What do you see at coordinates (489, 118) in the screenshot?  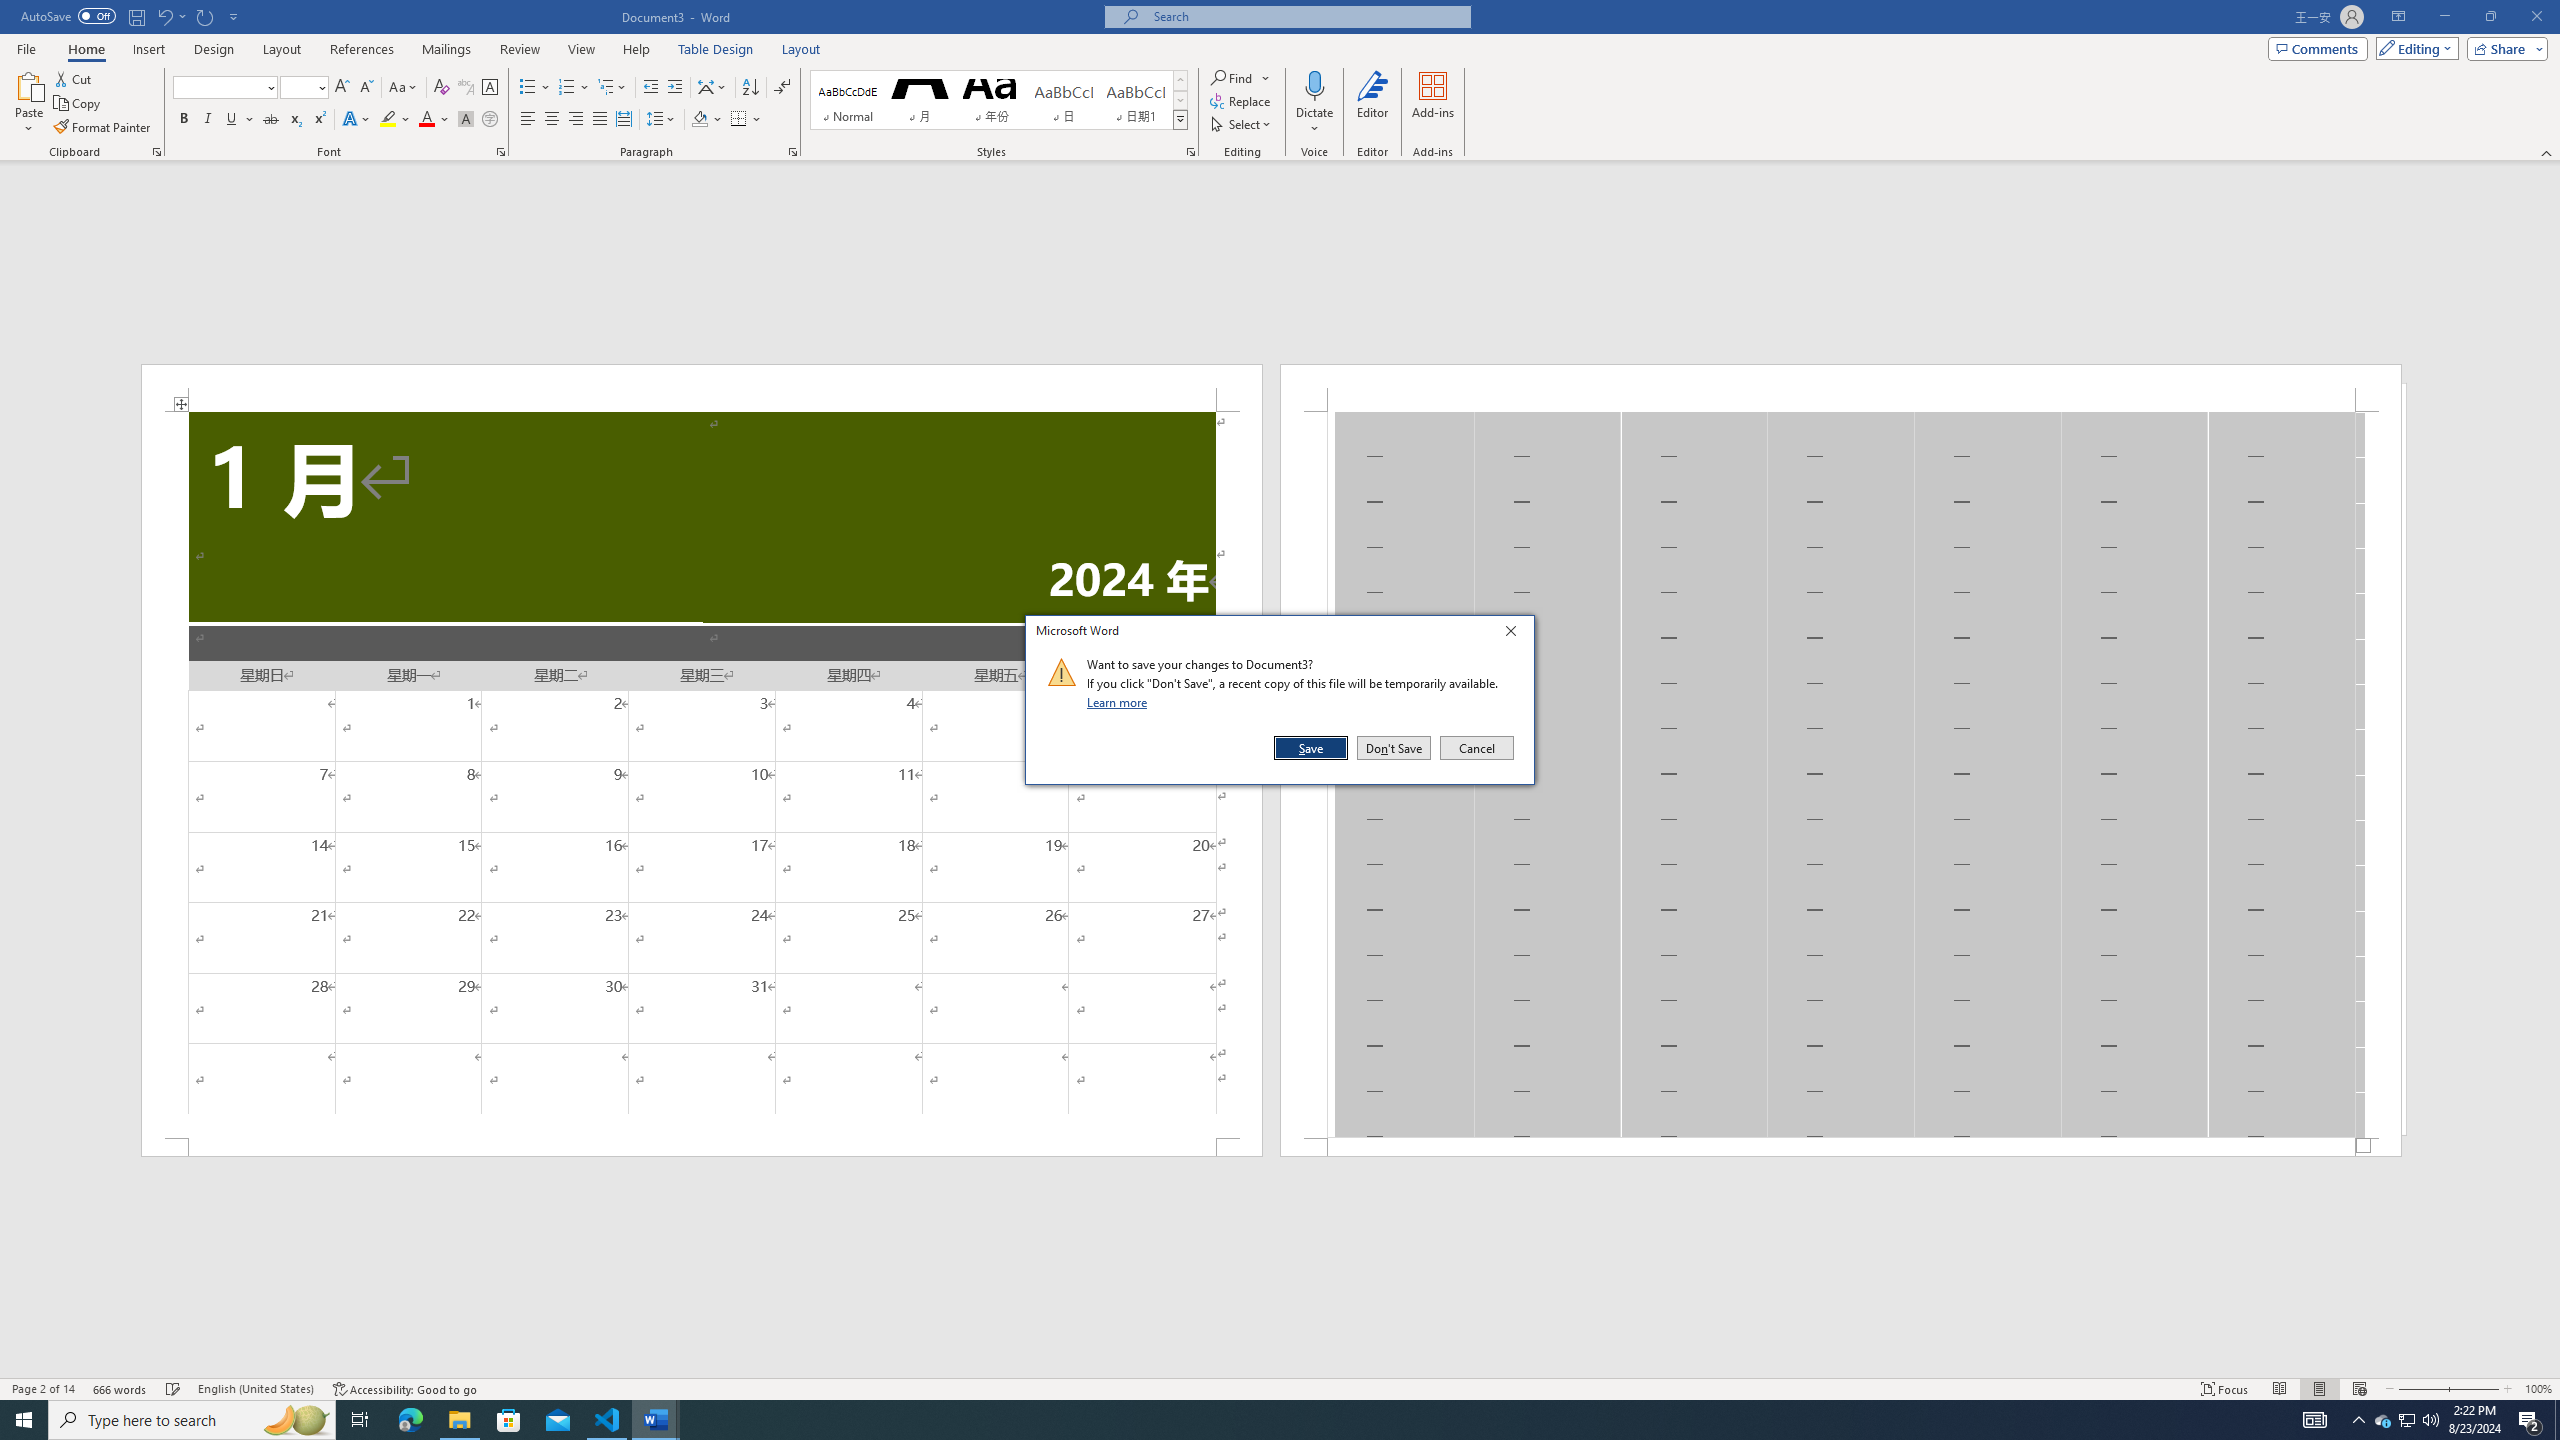 I see `'Enclose Characters...'` at bounding box center [489, 118].